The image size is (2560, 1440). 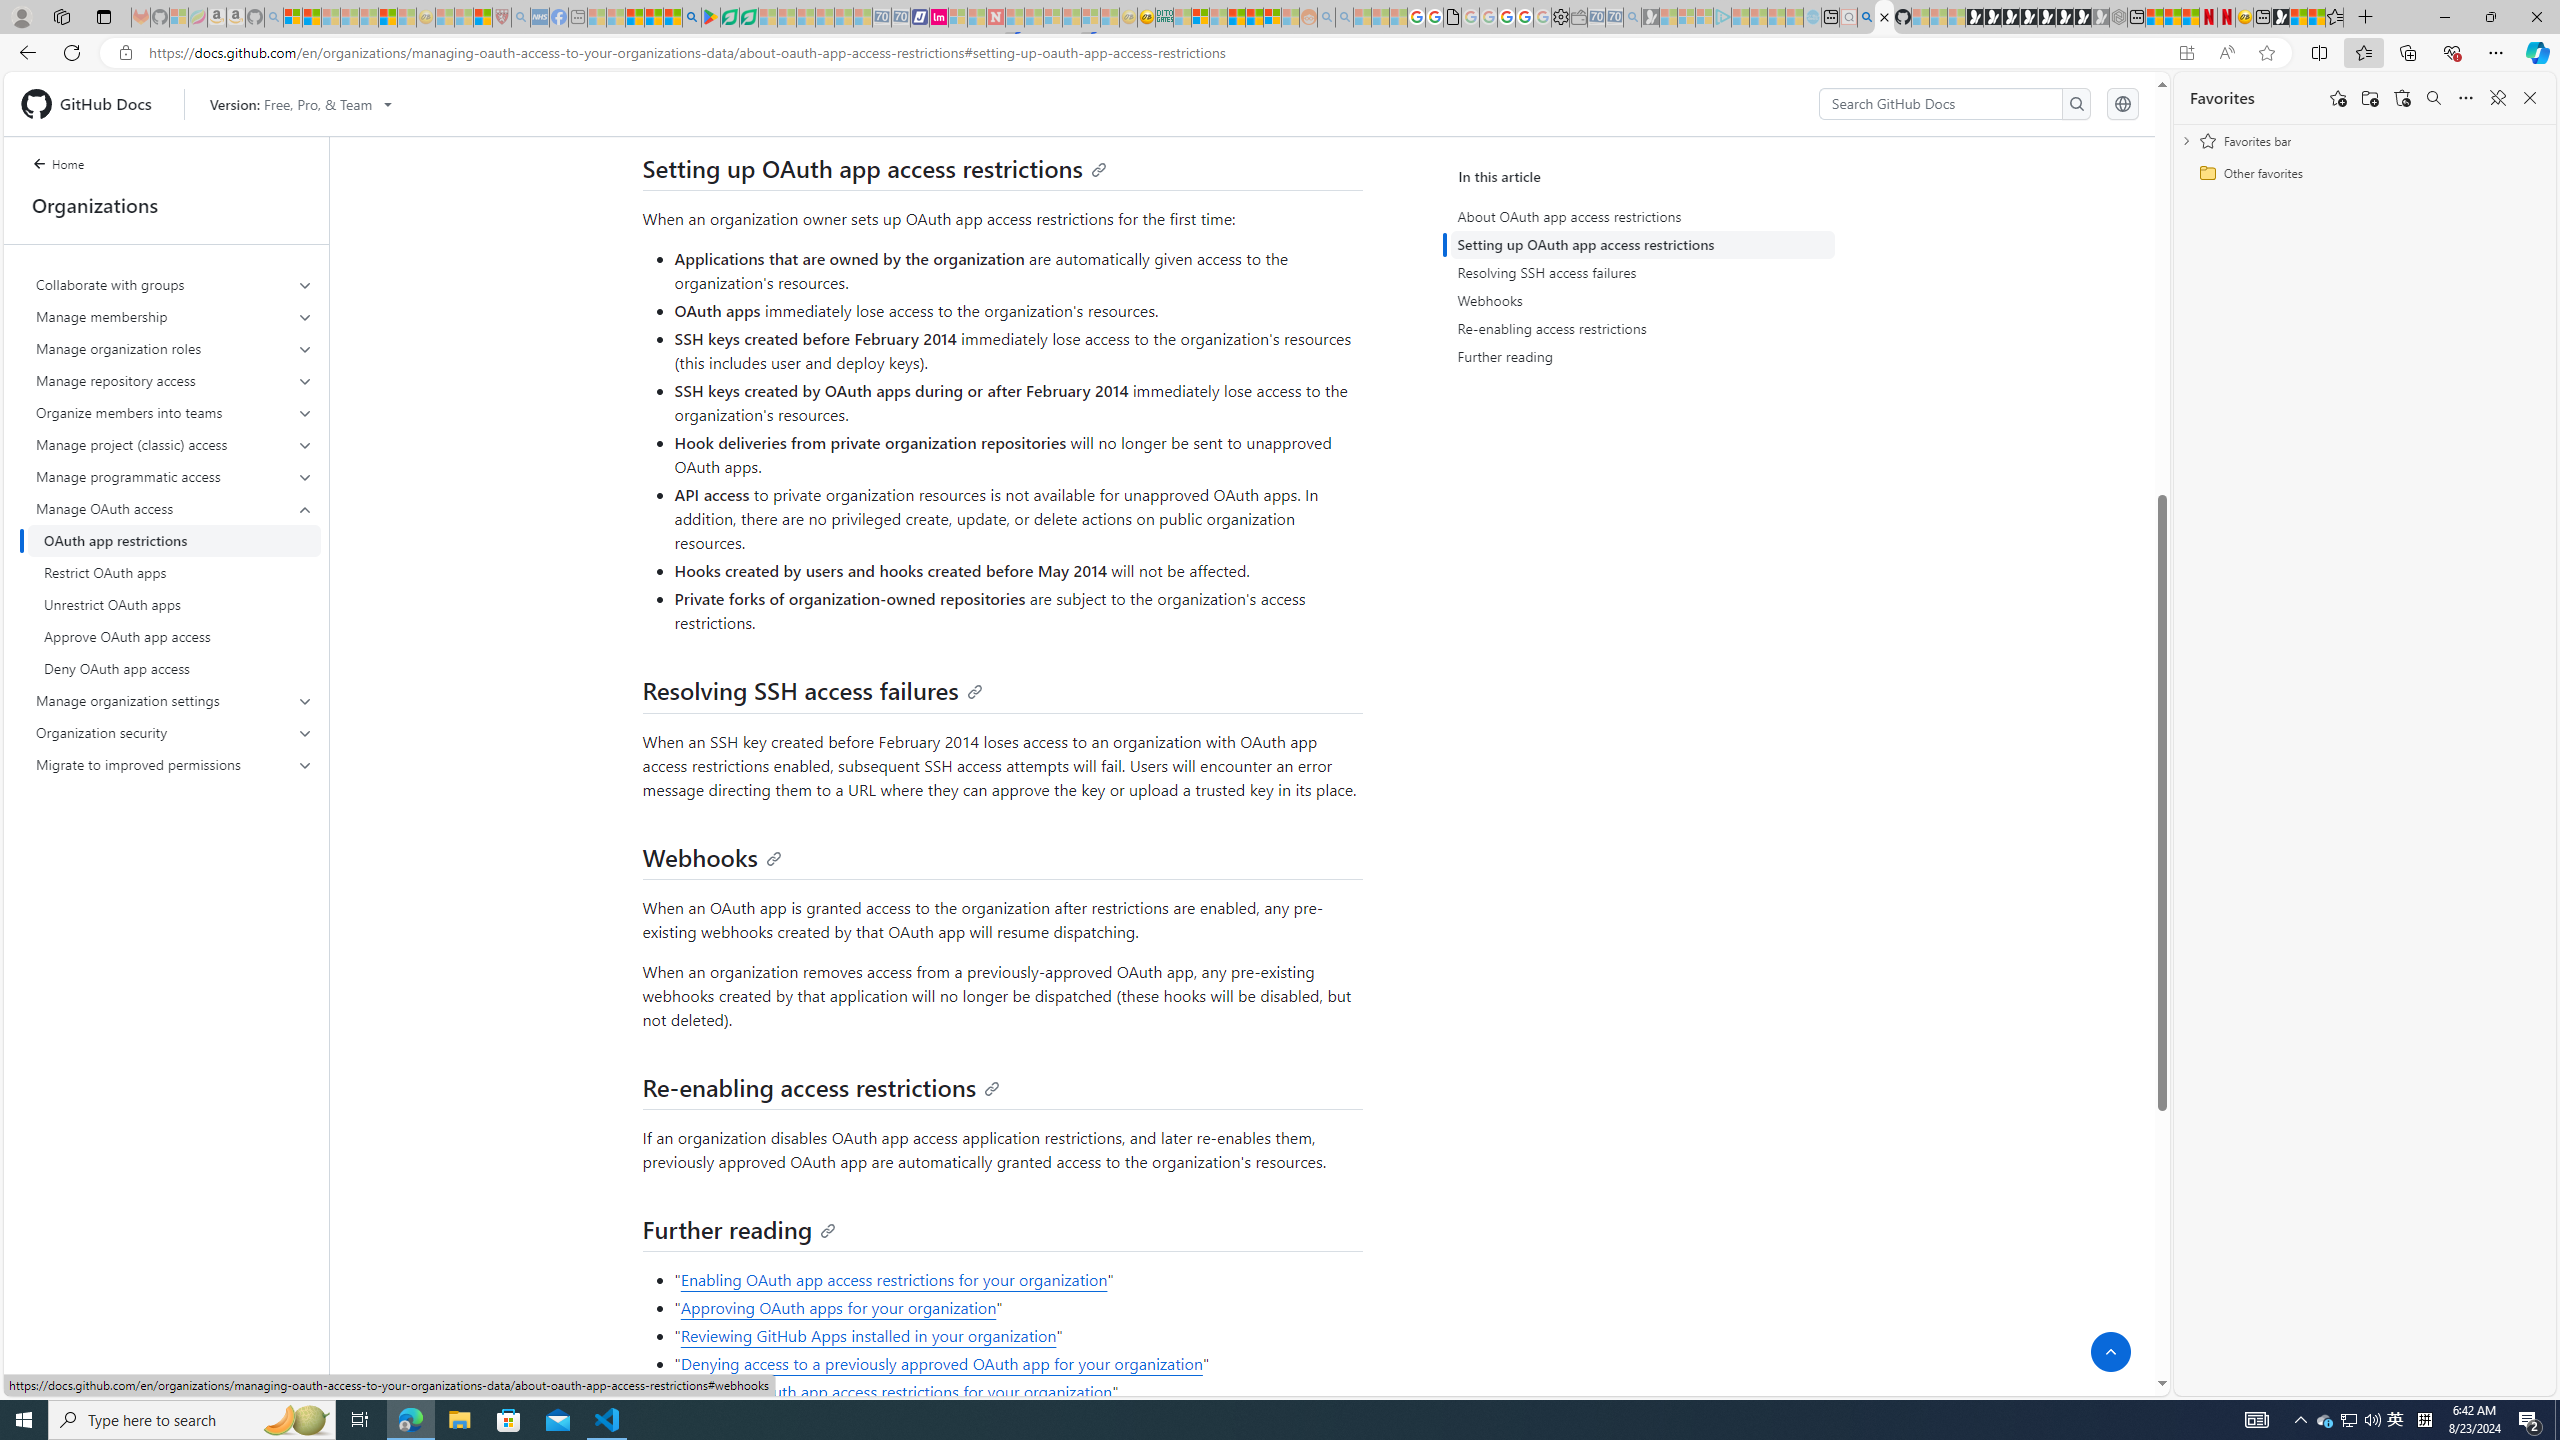 I want to click on 'Deny OAuth app access', so click(x=174, y=667).